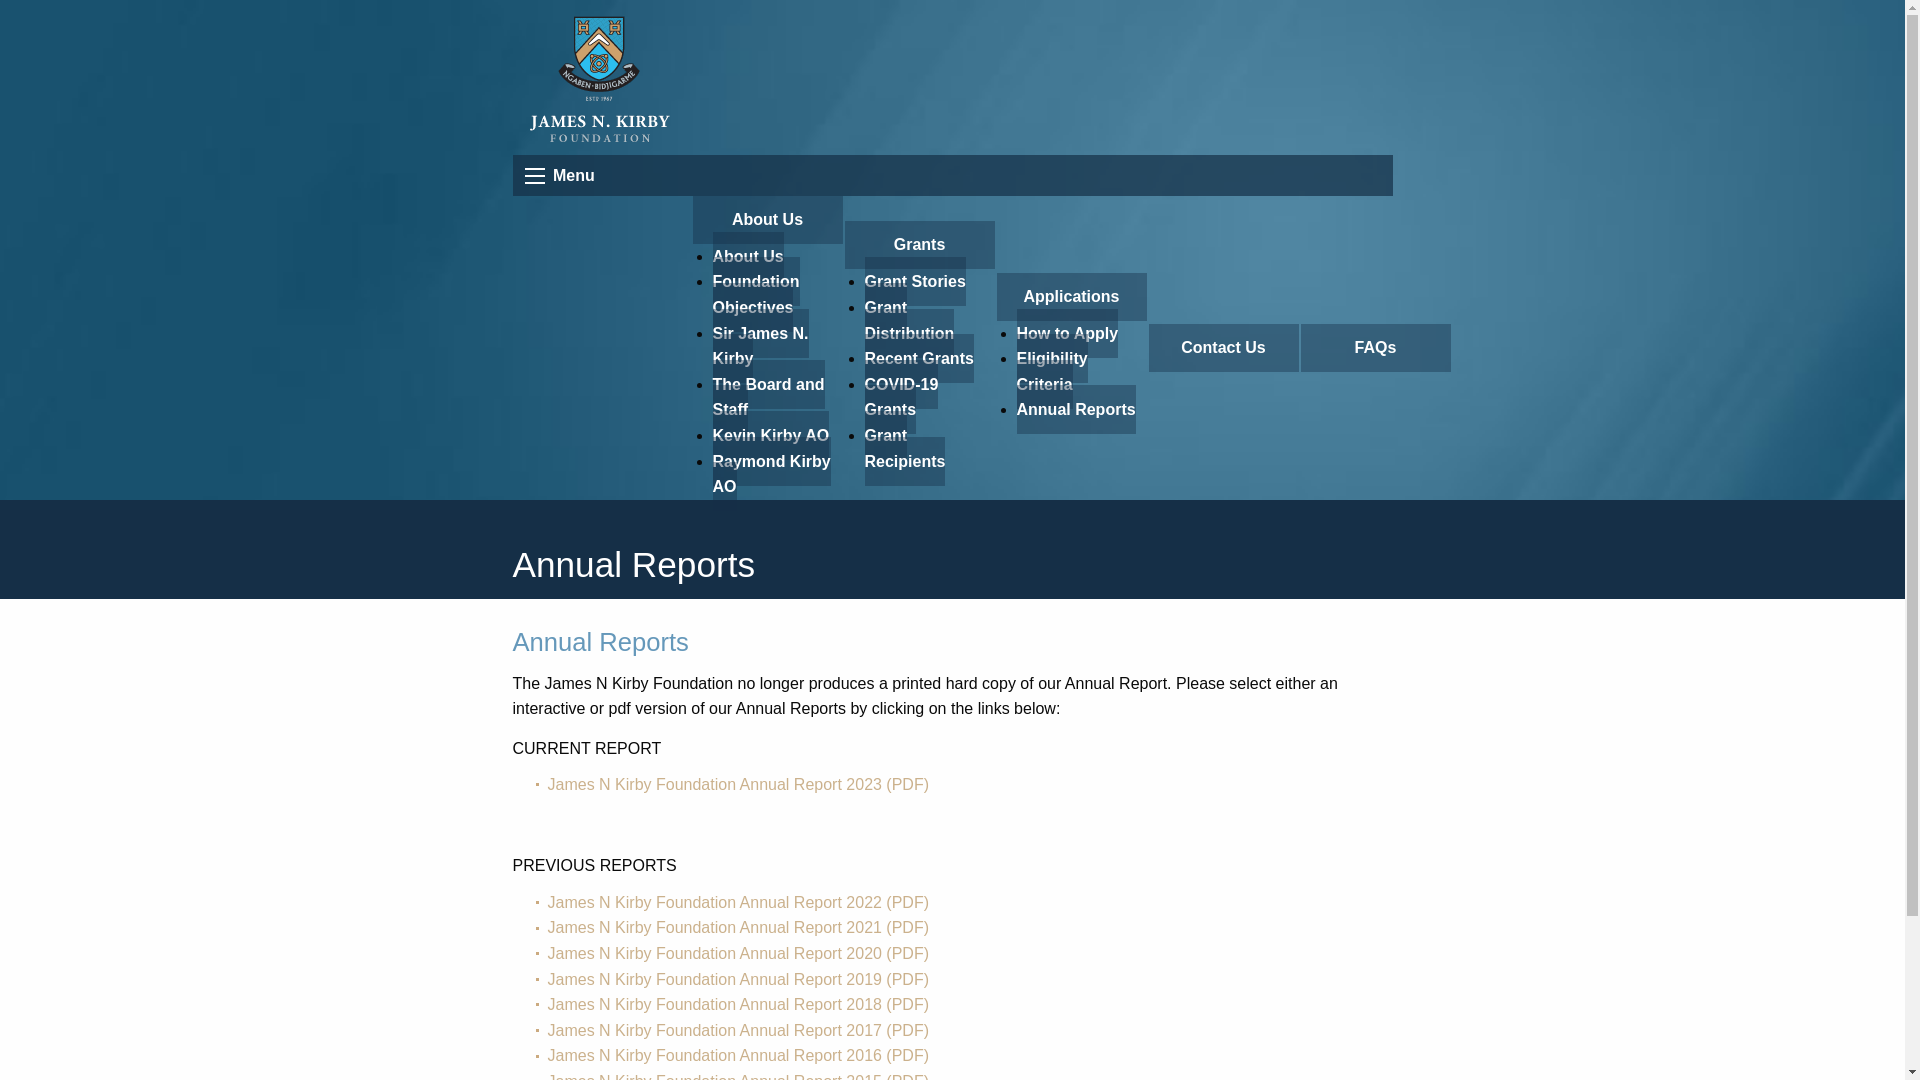 The image size is (1920, 1080). I want to click on 'Grant Distribution', so click(907, 319).